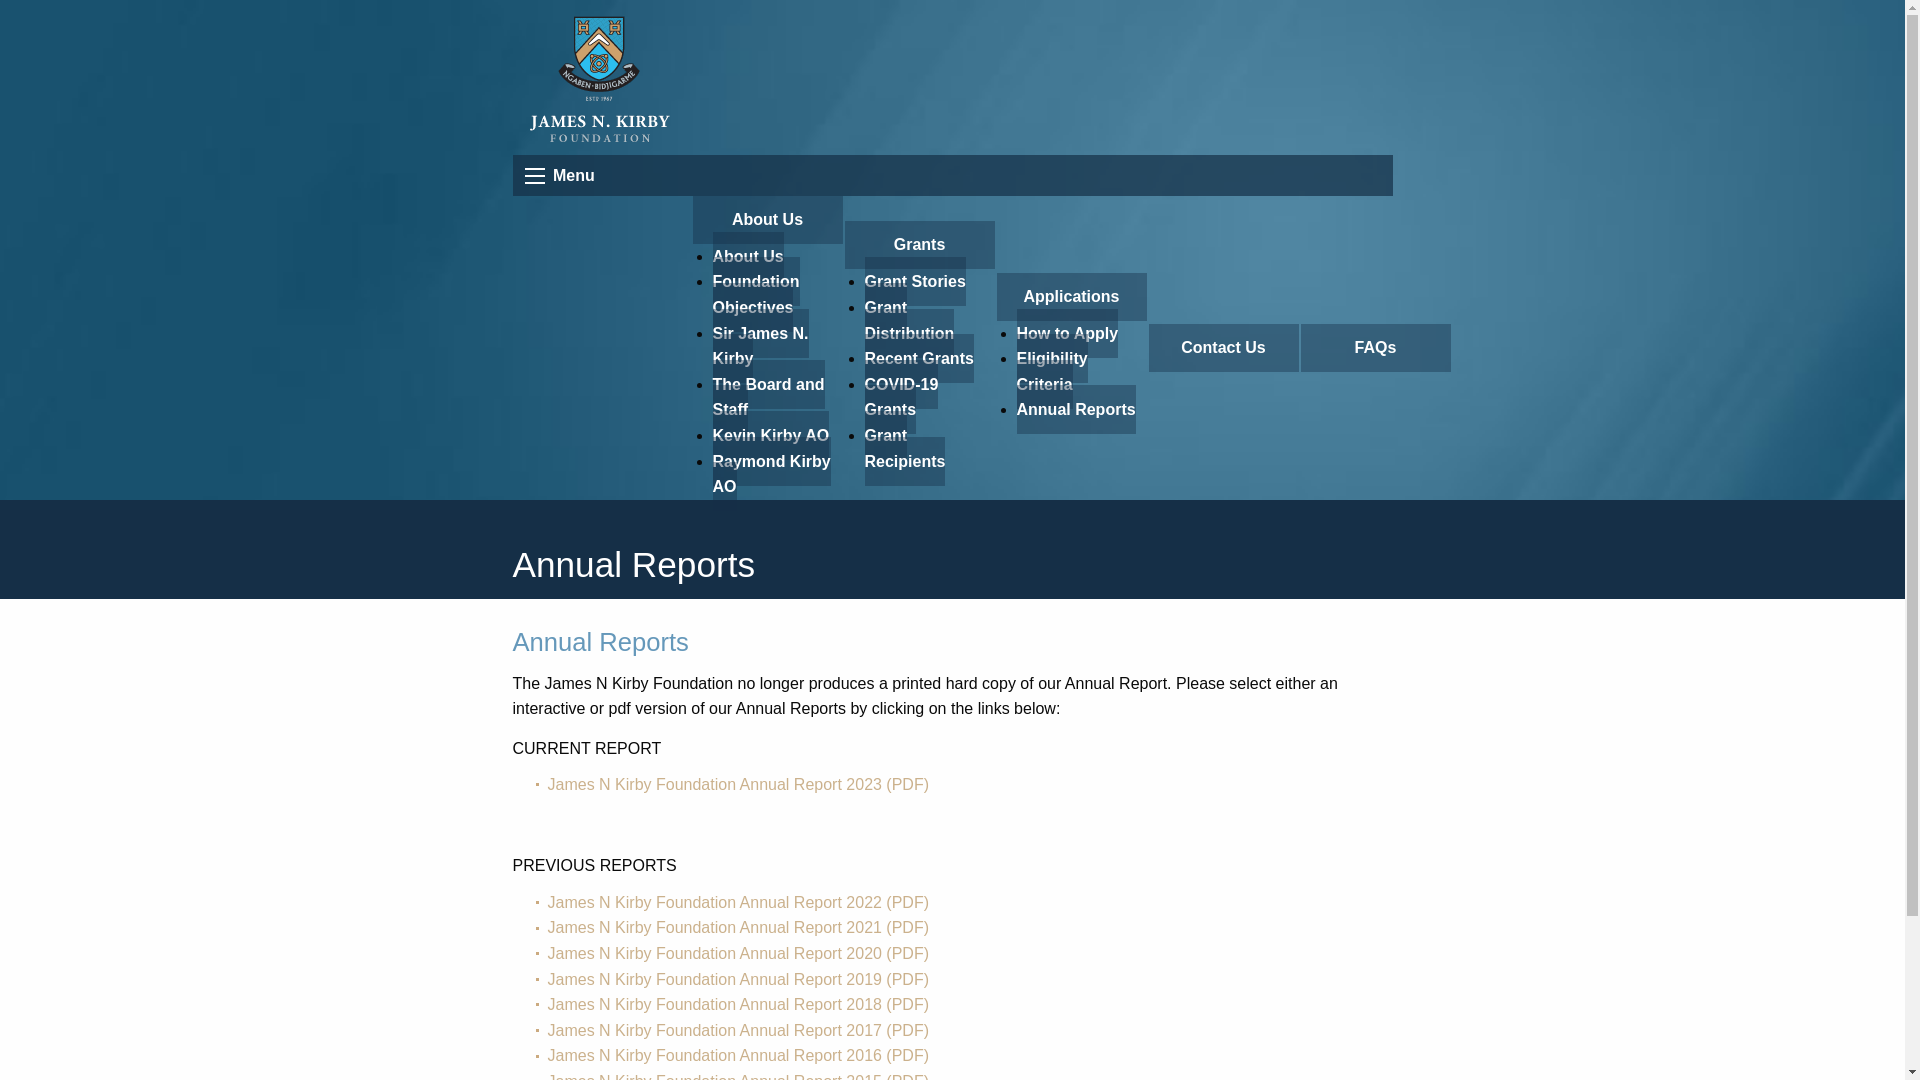 The image size is (1920, 1080). I want to click on 'Grant Distribution', so click(907, 319).